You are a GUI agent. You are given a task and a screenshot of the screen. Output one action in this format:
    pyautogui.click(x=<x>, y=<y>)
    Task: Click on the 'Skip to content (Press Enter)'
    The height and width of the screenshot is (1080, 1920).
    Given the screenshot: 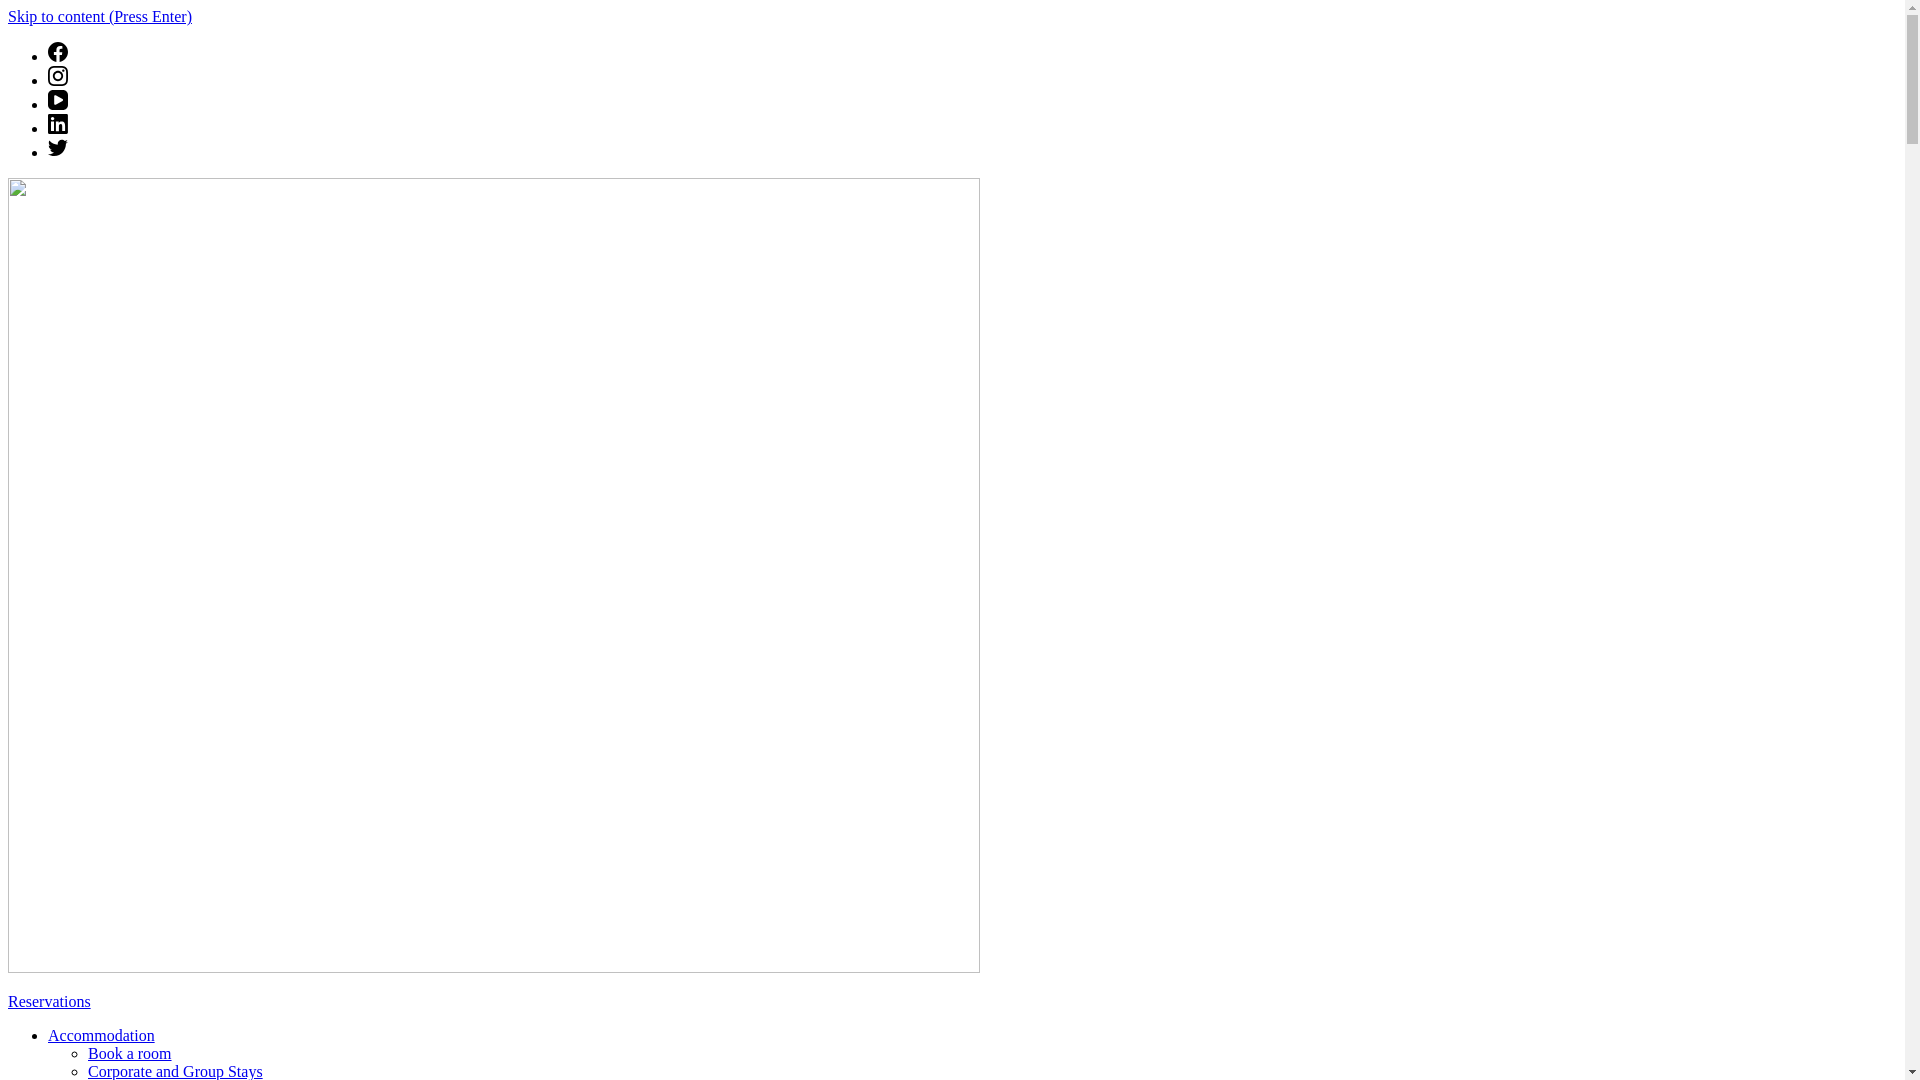 What is the action you would take?
    pyautogui.click(x=99, y=16)
    